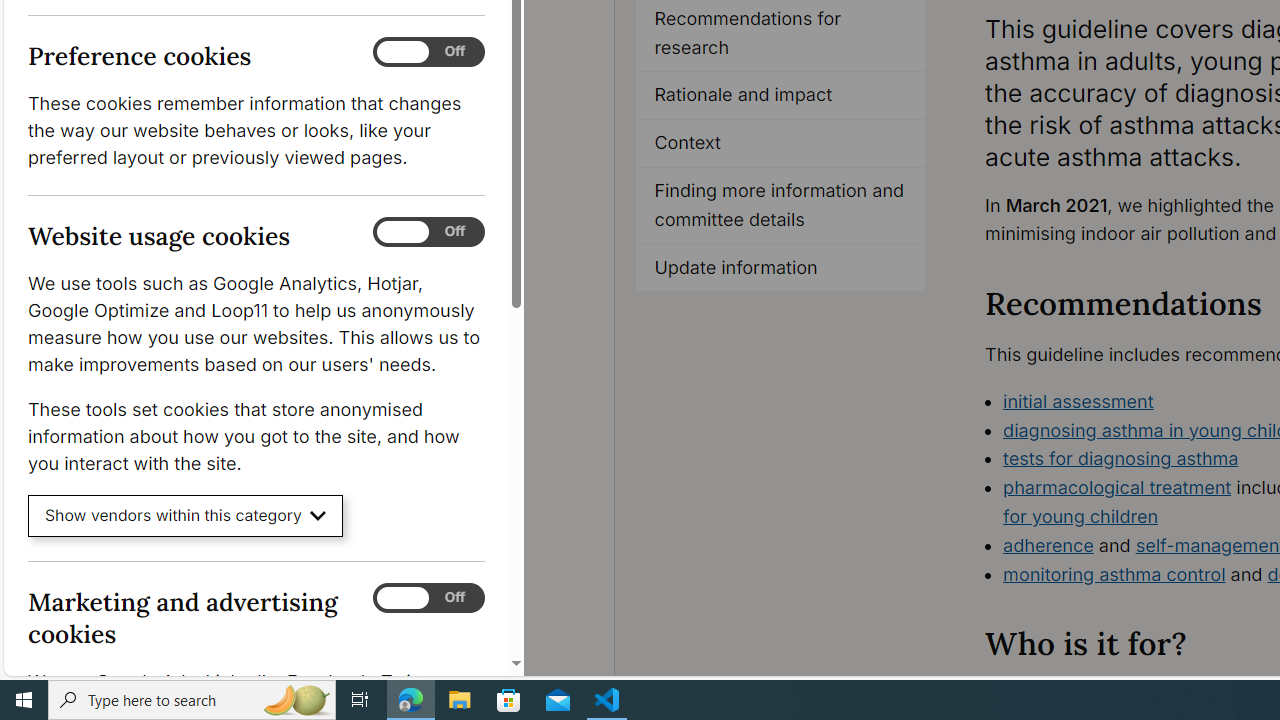  What do you see at coordinates (1116, 487) in the screenshot?
I see `'pharmacological treatment'` at bounding box center [1116, 487].